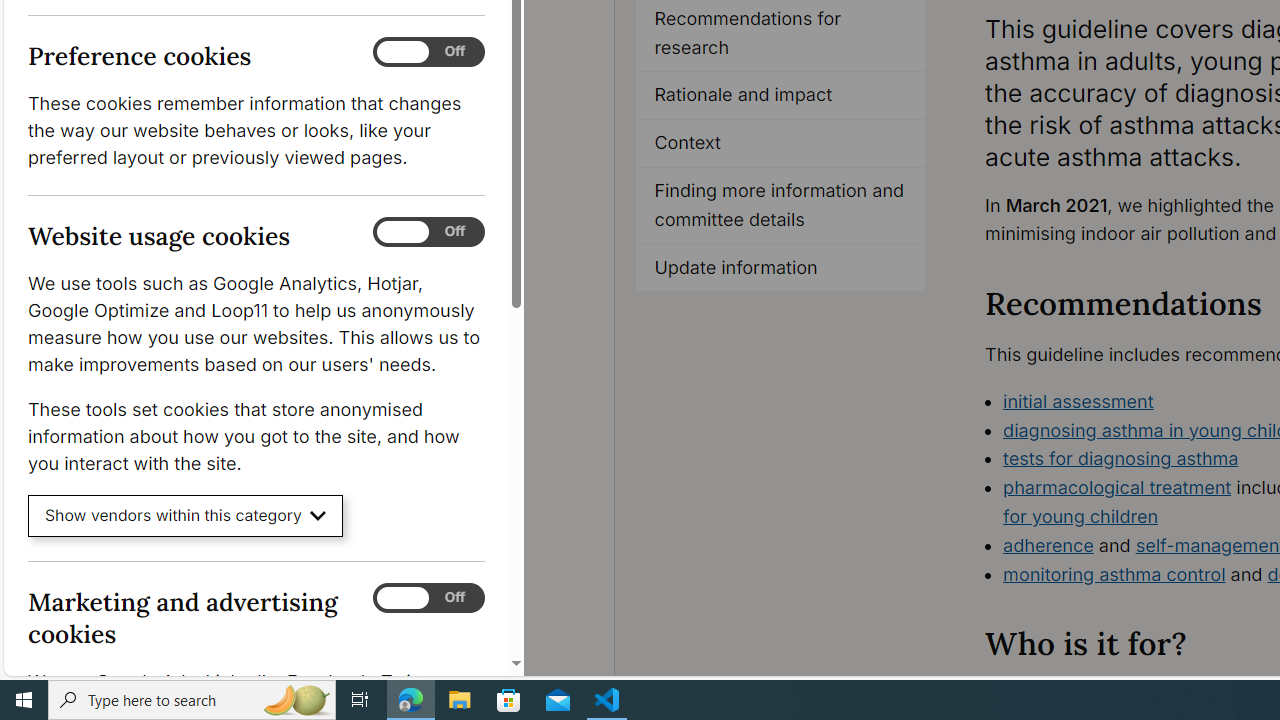  What do you see at coordinates (1116, 487) in the screenshot?
I see `'pharmacological treatment'` at bounding box center [1116, 487].